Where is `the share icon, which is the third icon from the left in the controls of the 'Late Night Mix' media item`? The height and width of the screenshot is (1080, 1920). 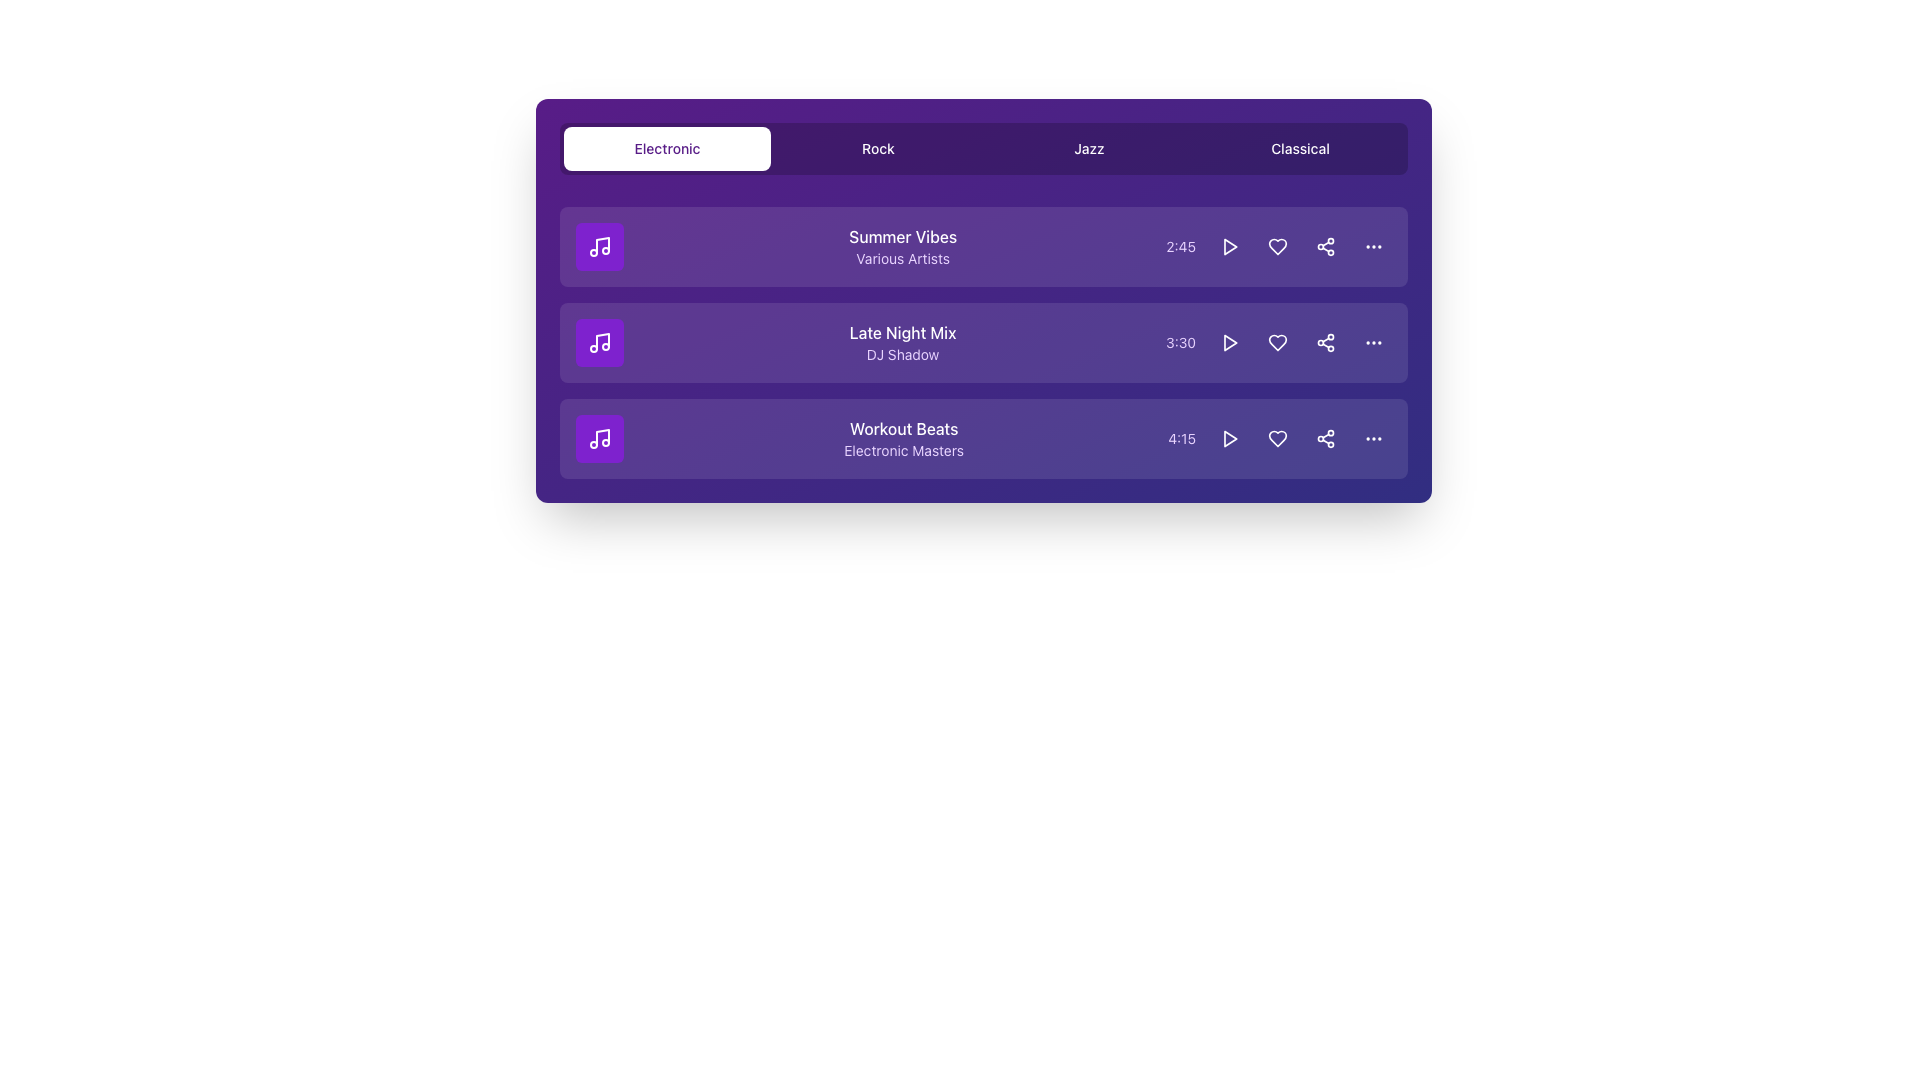 the share icon, which is the third icon from the left in the controls of the 'Late Night Mix' media item is located at coordinates (1325, 342).